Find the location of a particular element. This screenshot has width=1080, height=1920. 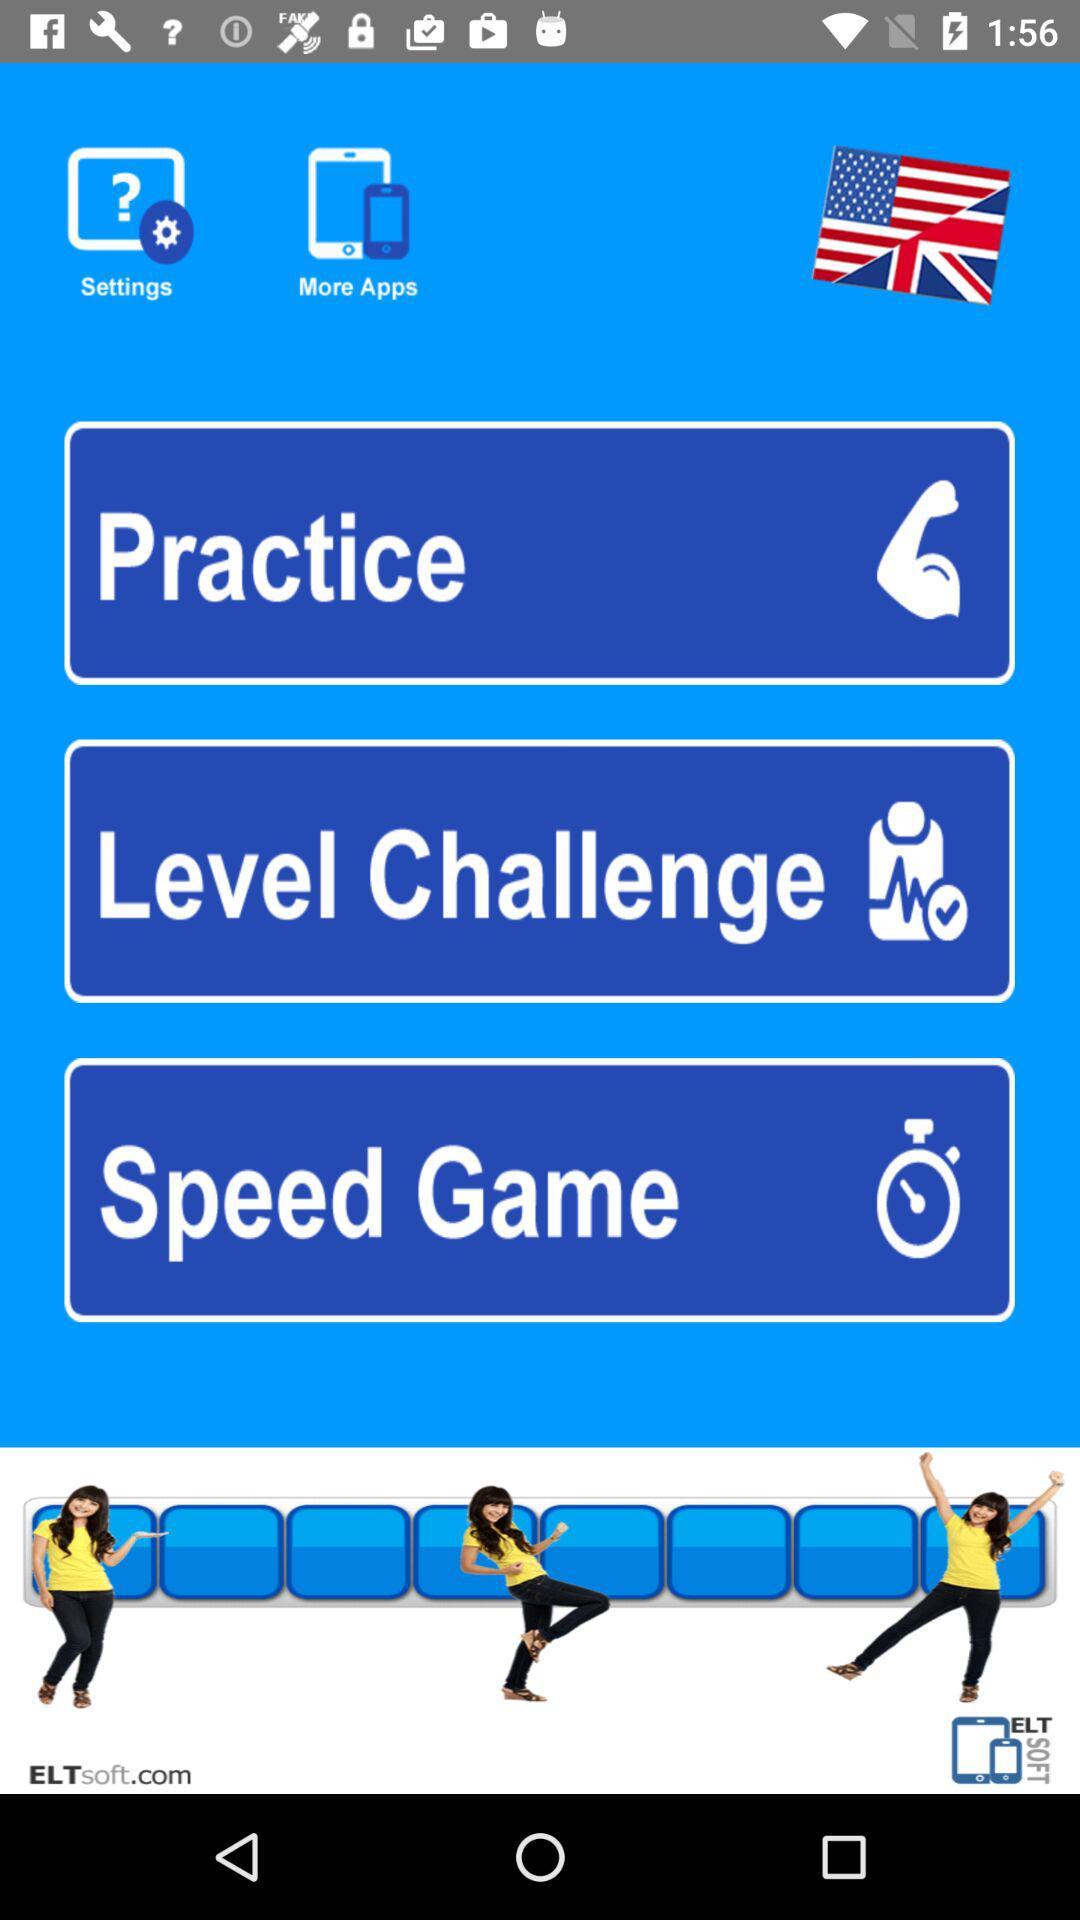

open settings is located at coordinates (130, 225).